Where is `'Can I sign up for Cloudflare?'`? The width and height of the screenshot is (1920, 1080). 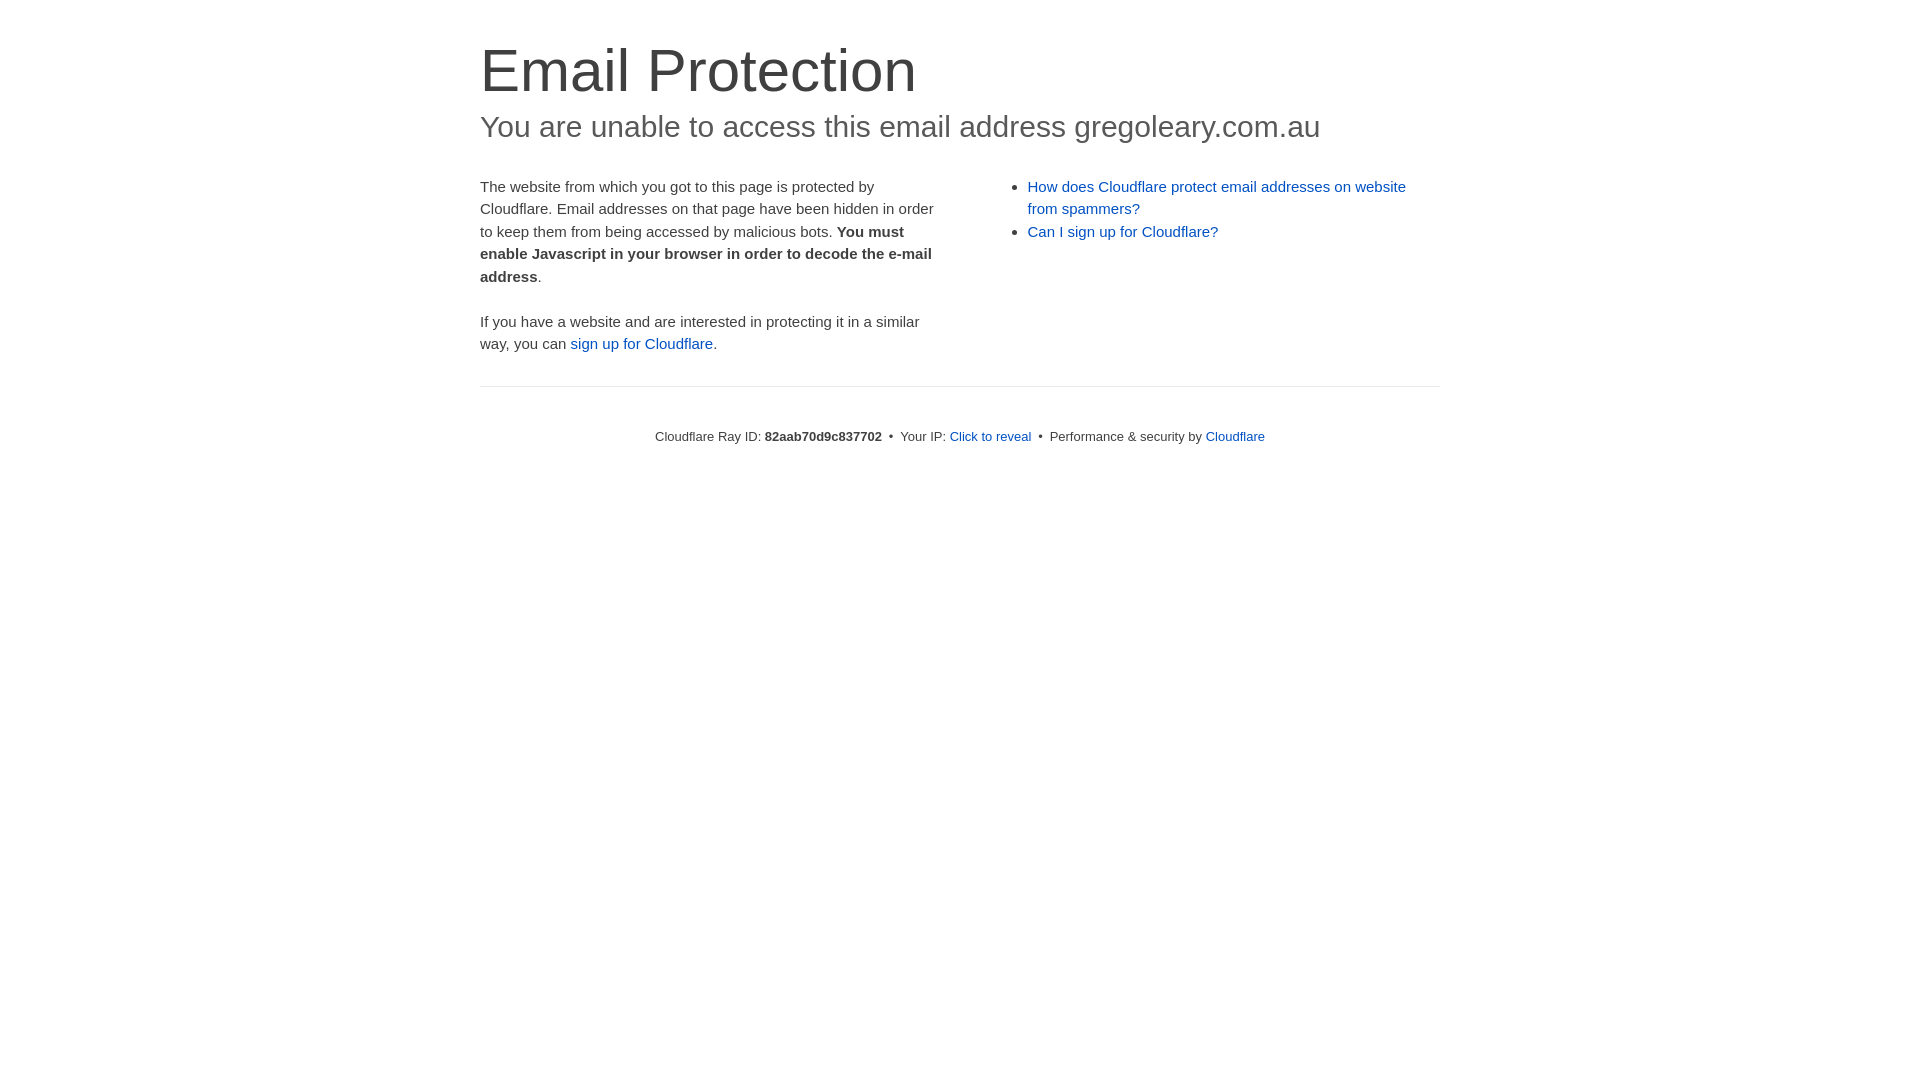
'Can I sign up for Cloudflare?' is located at coordinates (1123, 230).